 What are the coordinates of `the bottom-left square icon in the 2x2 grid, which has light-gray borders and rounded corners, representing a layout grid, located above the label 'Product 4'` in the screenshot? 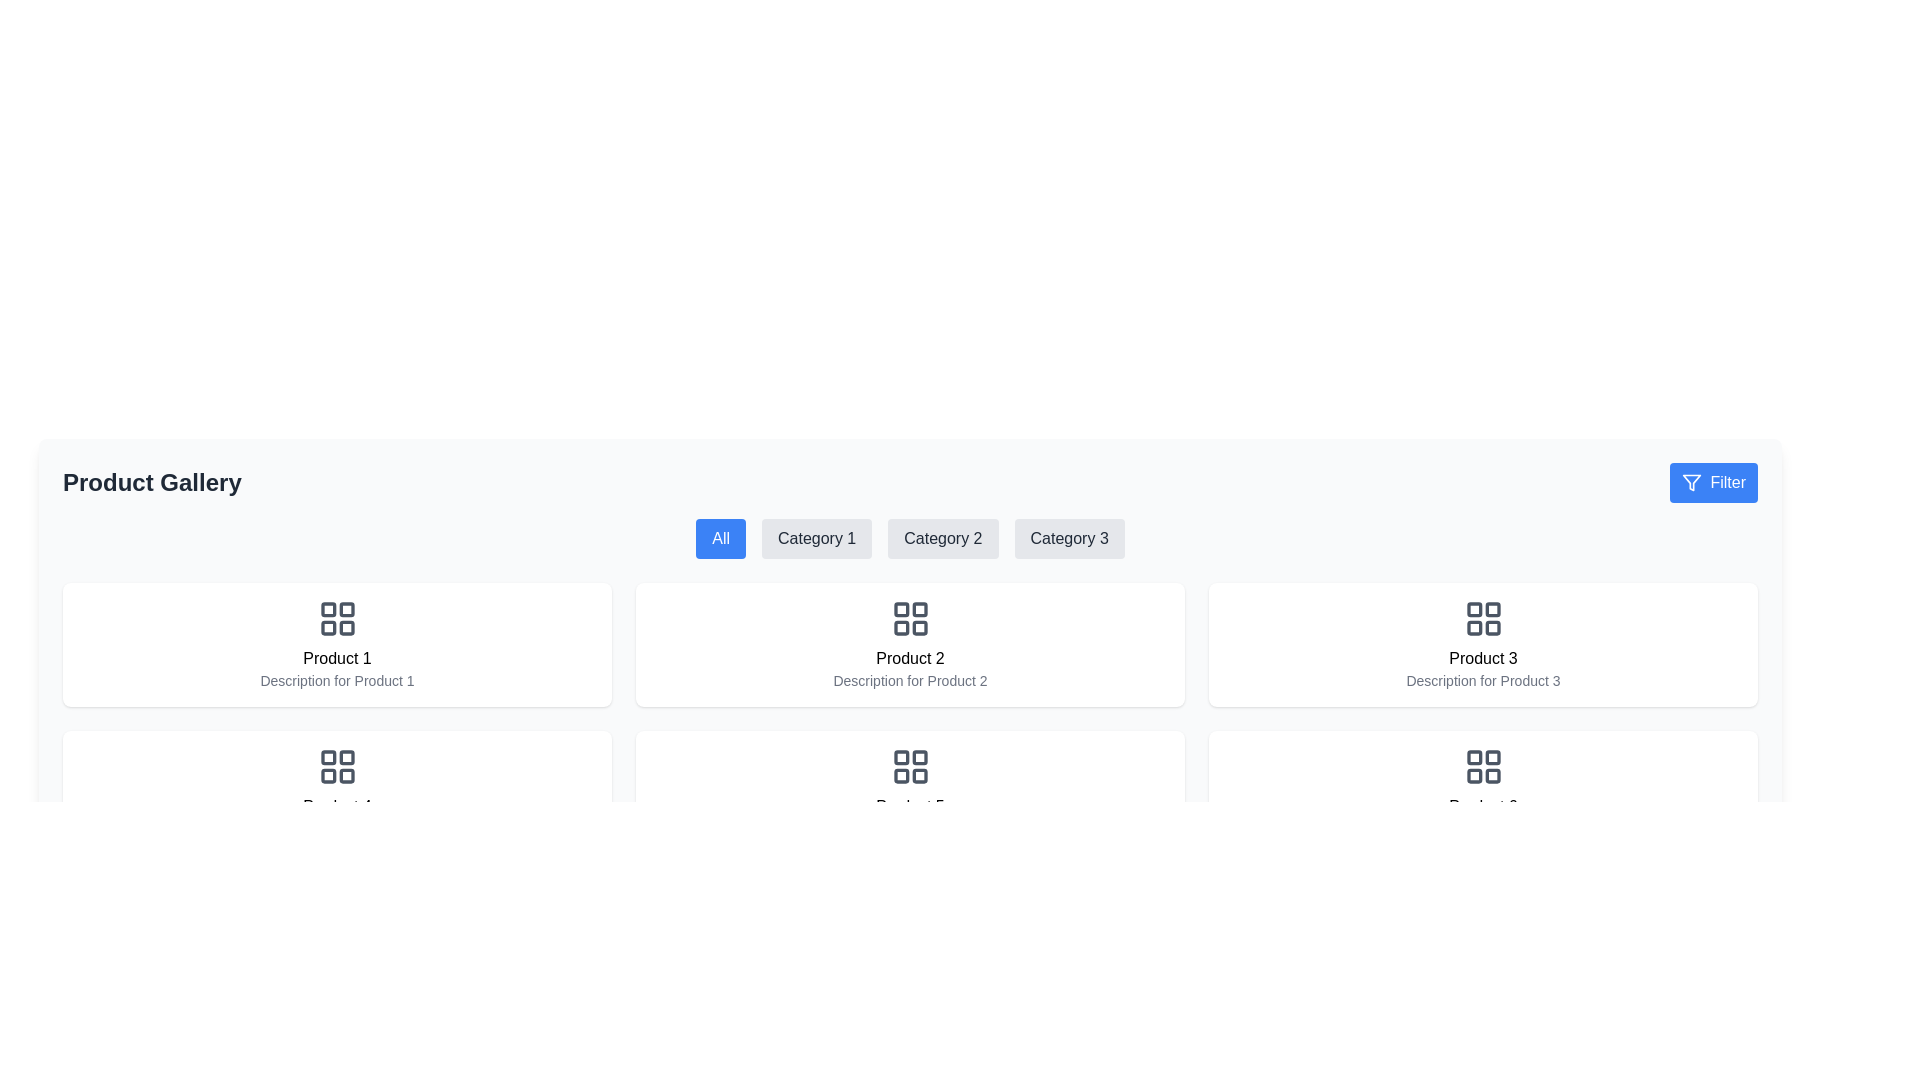 It's located at (1474, 775).